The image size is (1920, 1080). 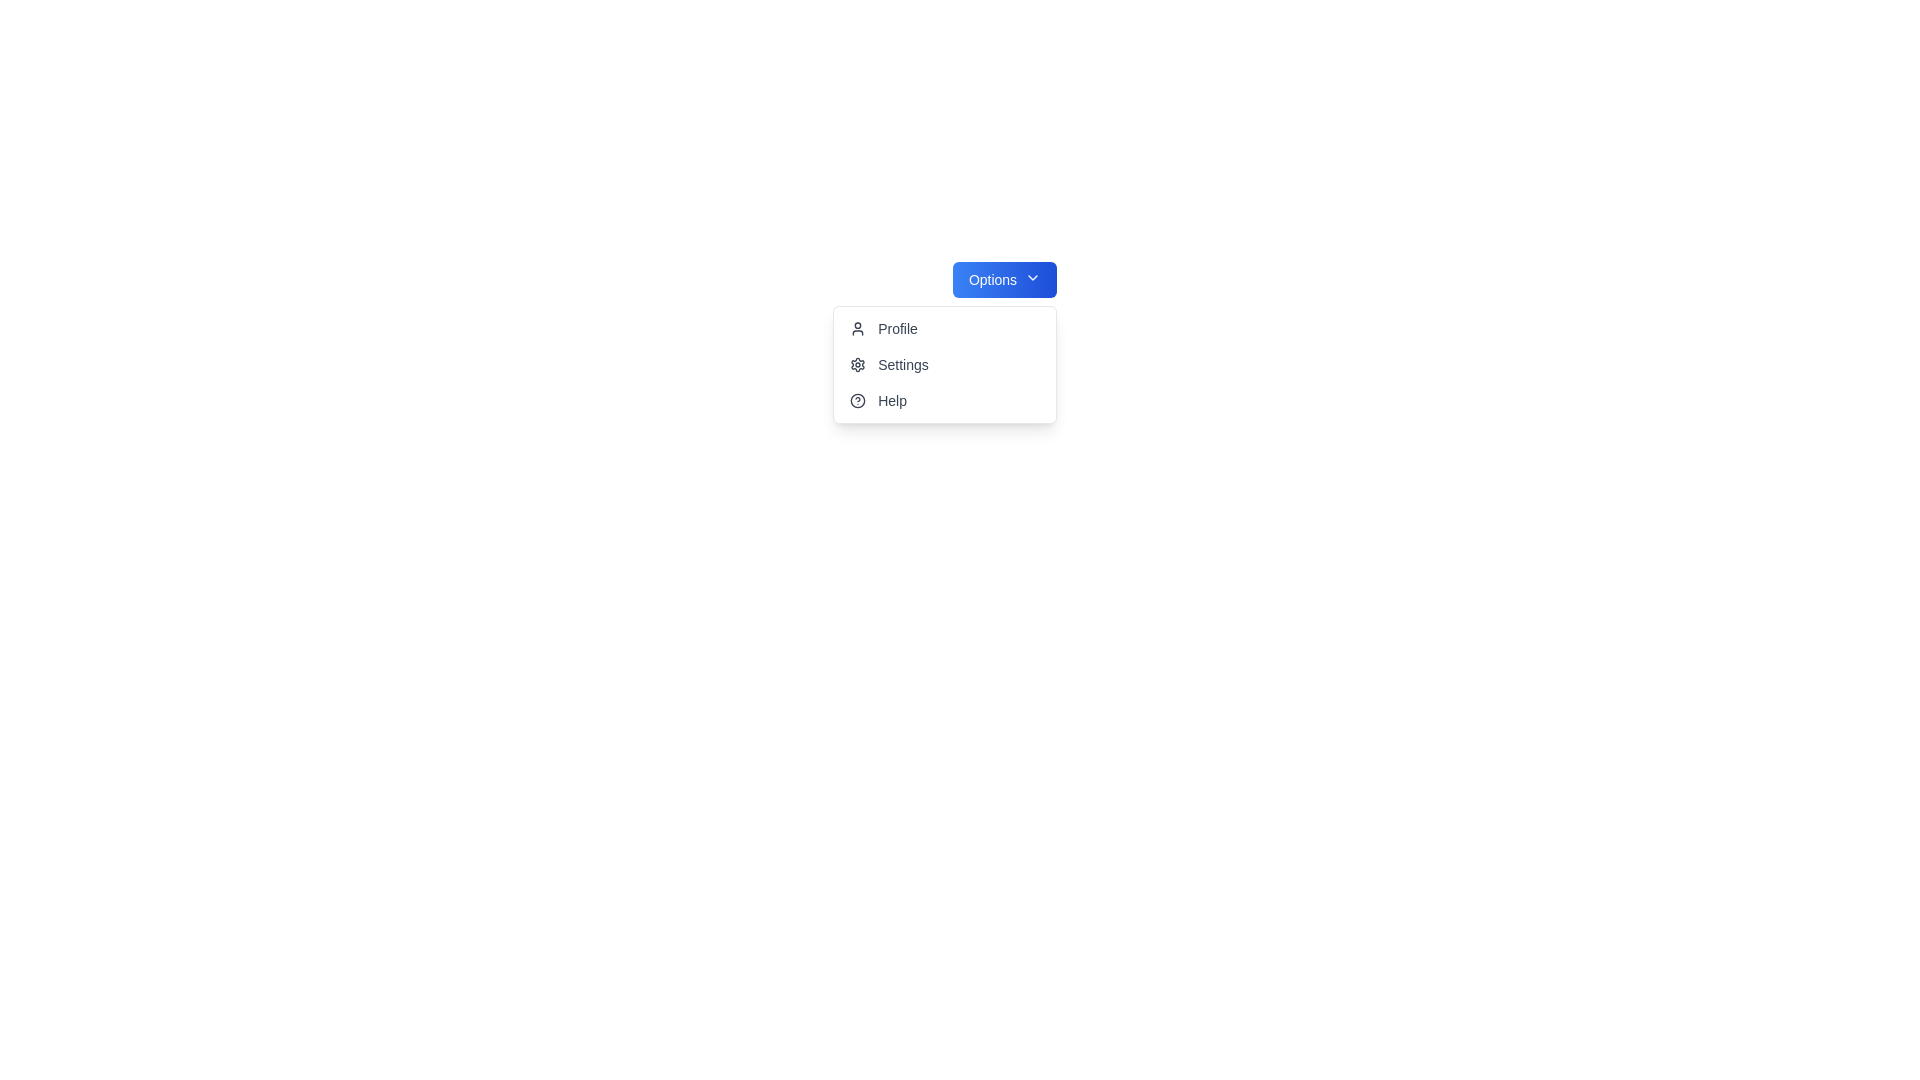 What do you see at coordinates (944, 365) in the screenshot?
I see `the 'Settings' menu item, which is the second item in the dropdown menu, located below 'Profile' and above 'Help'` at bounding box center [944, 365].